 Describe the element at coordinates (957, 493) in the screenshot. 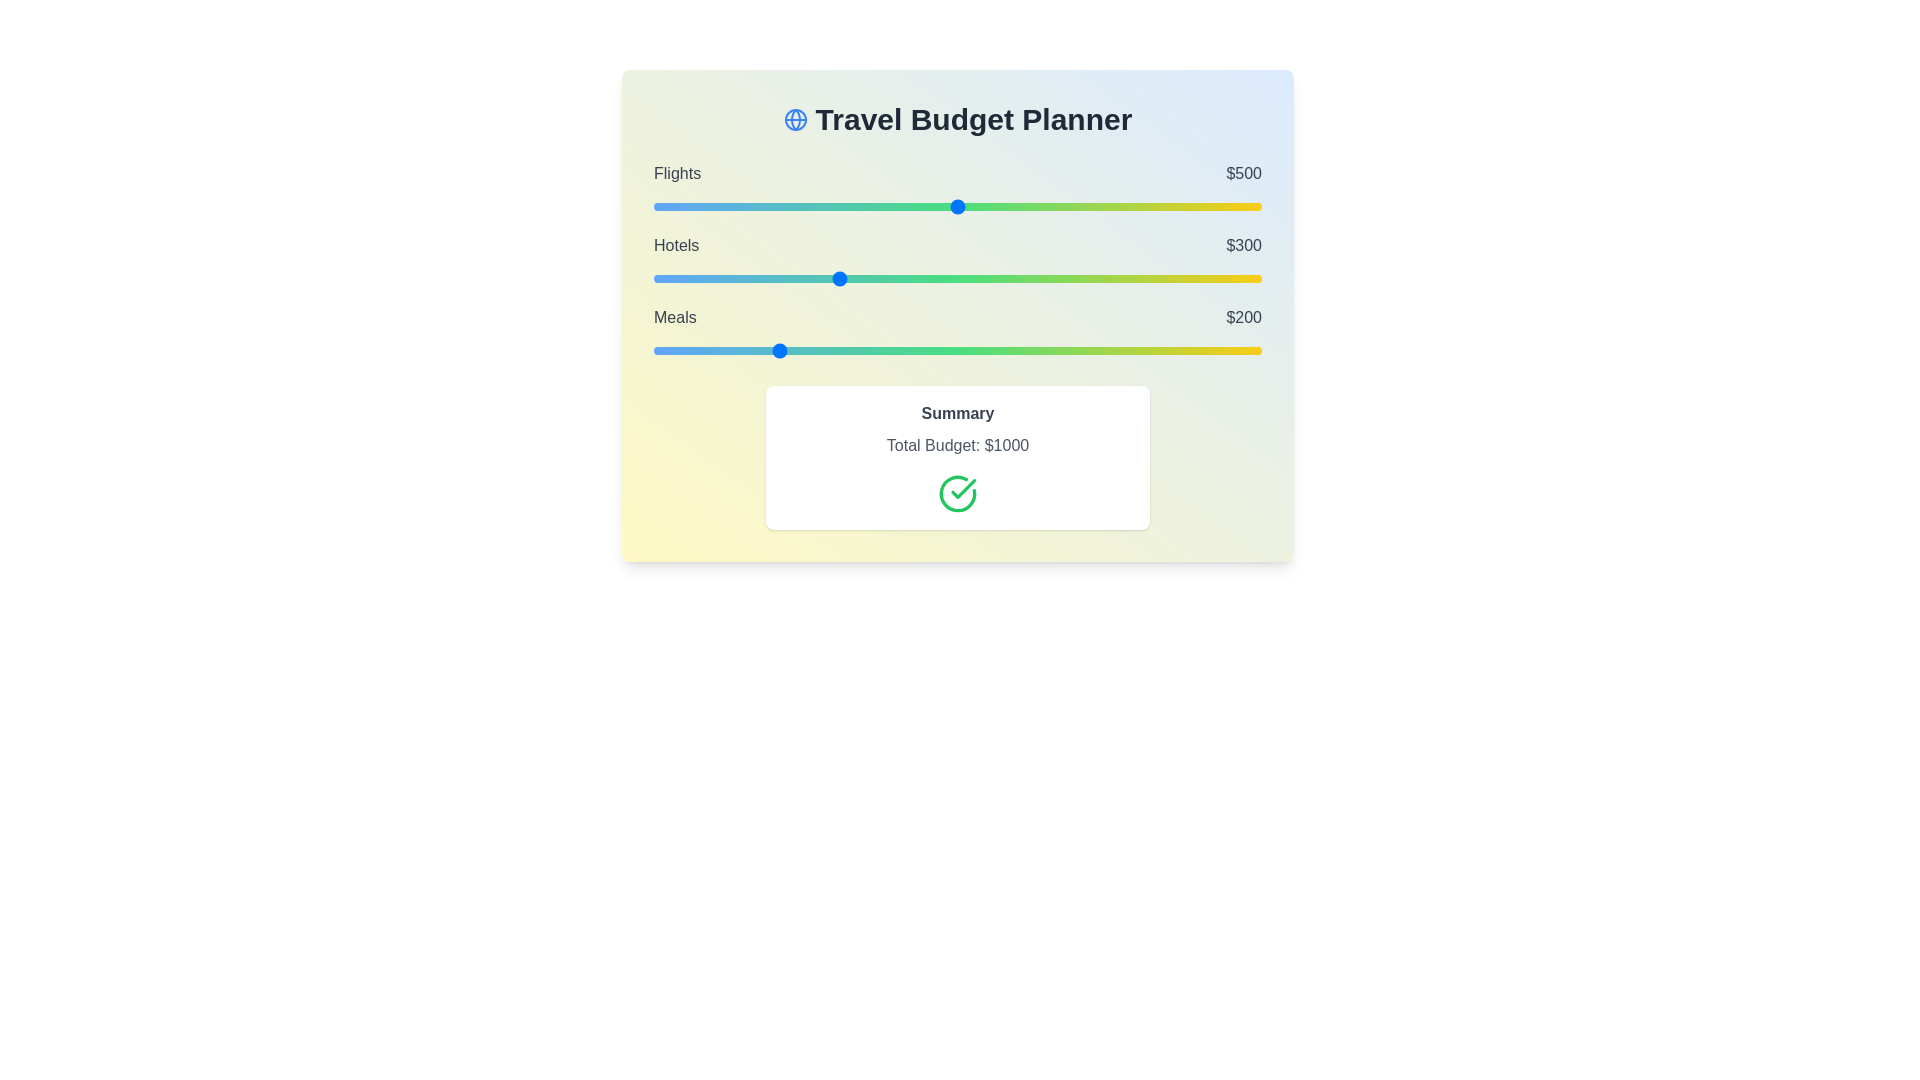

I see `the 'Check Circle' icon in the 'Summary' section` at that location.